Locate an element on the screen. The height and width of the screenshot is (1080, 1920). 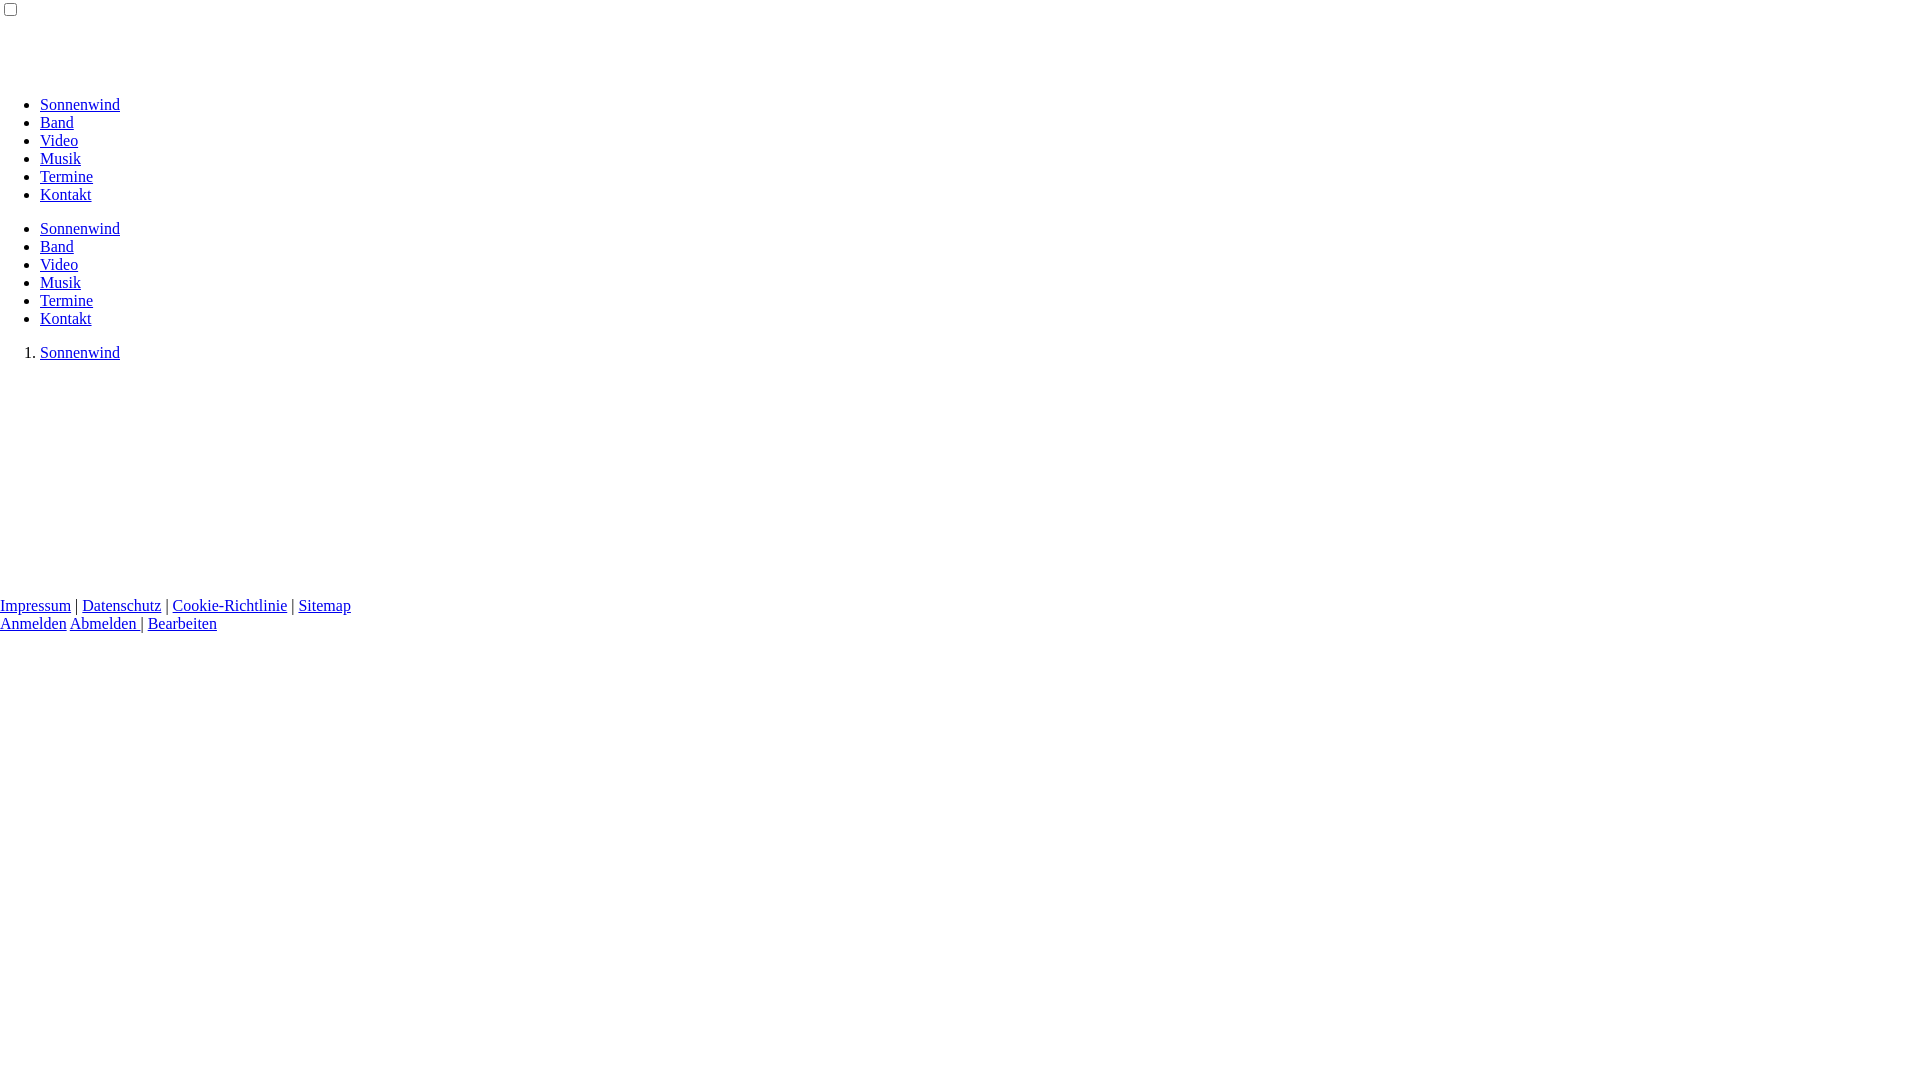
'Impressum' is located at coordinates (35, 604).